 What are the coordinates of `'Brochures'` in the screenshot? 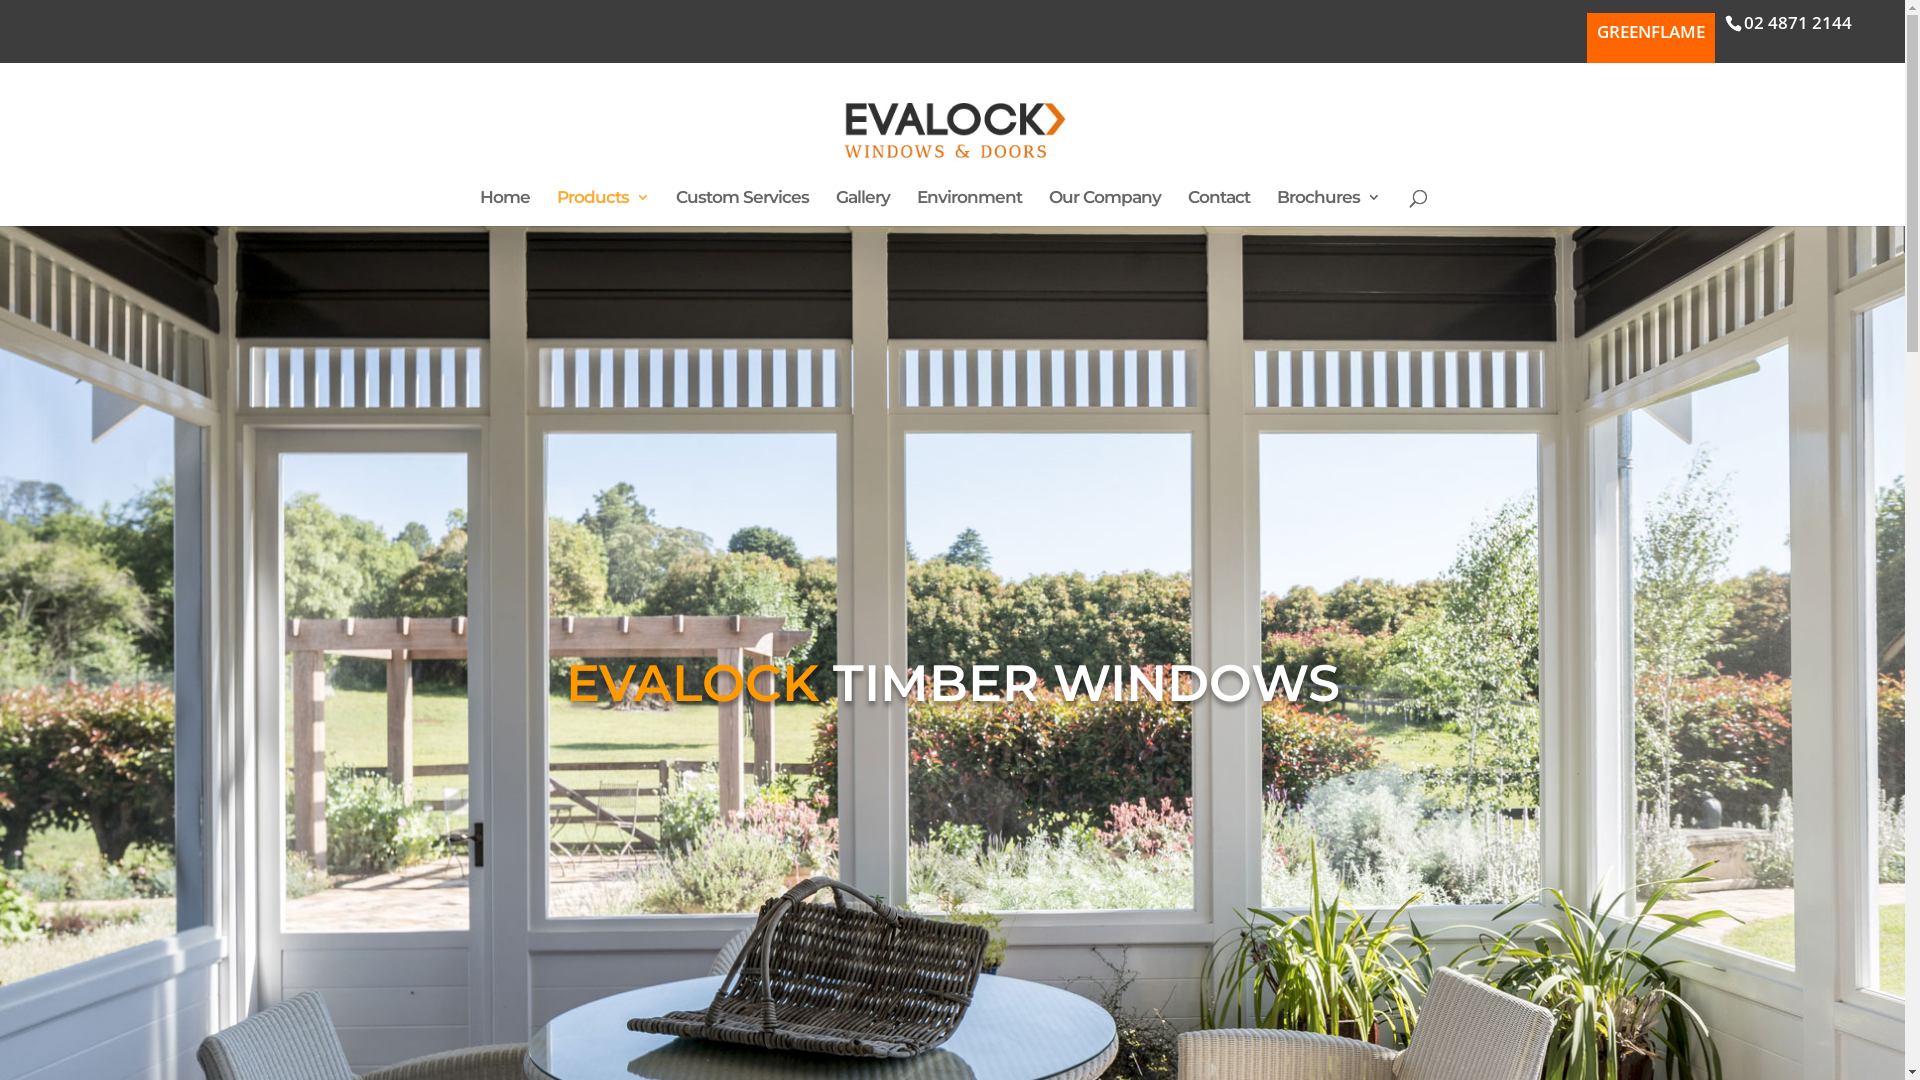 It's located at (1328, 208).